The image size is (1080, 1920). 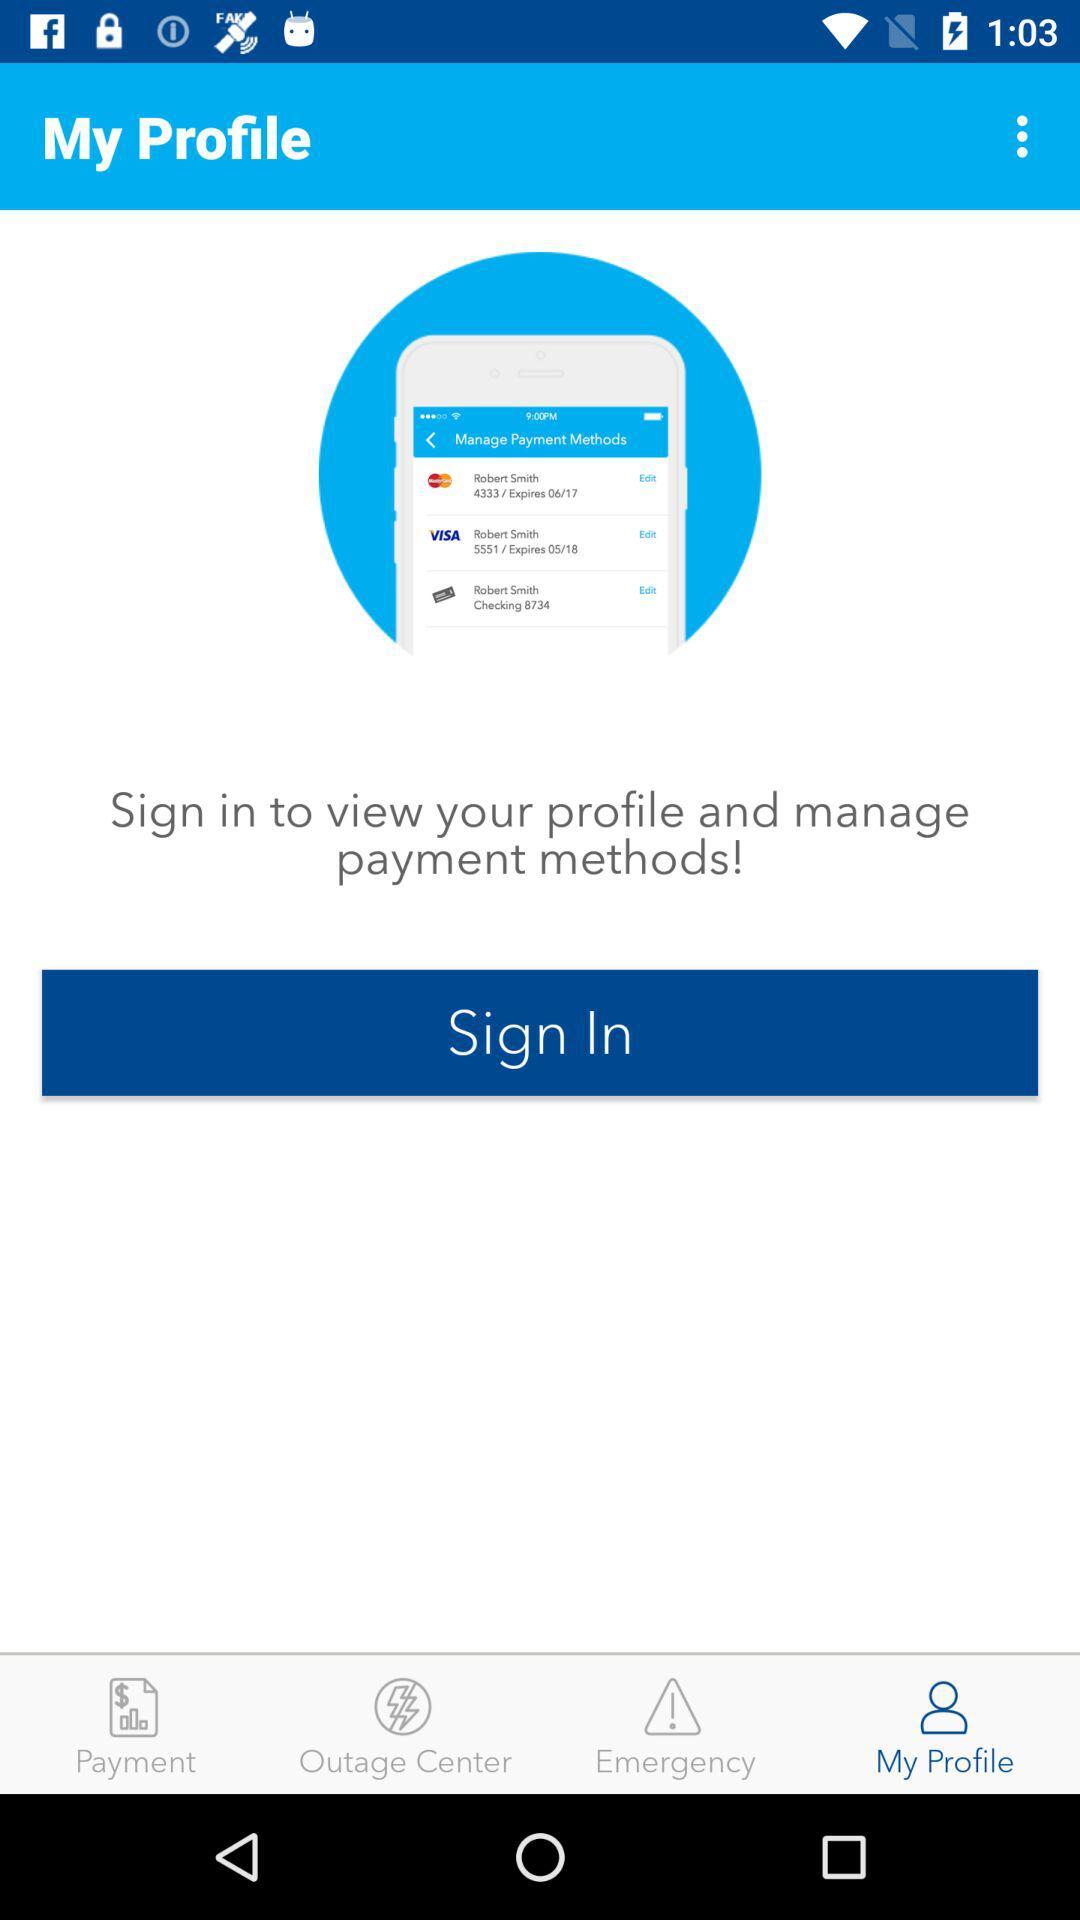 I want to click on item next to the my profile icon, so click(x=675, y=1723).